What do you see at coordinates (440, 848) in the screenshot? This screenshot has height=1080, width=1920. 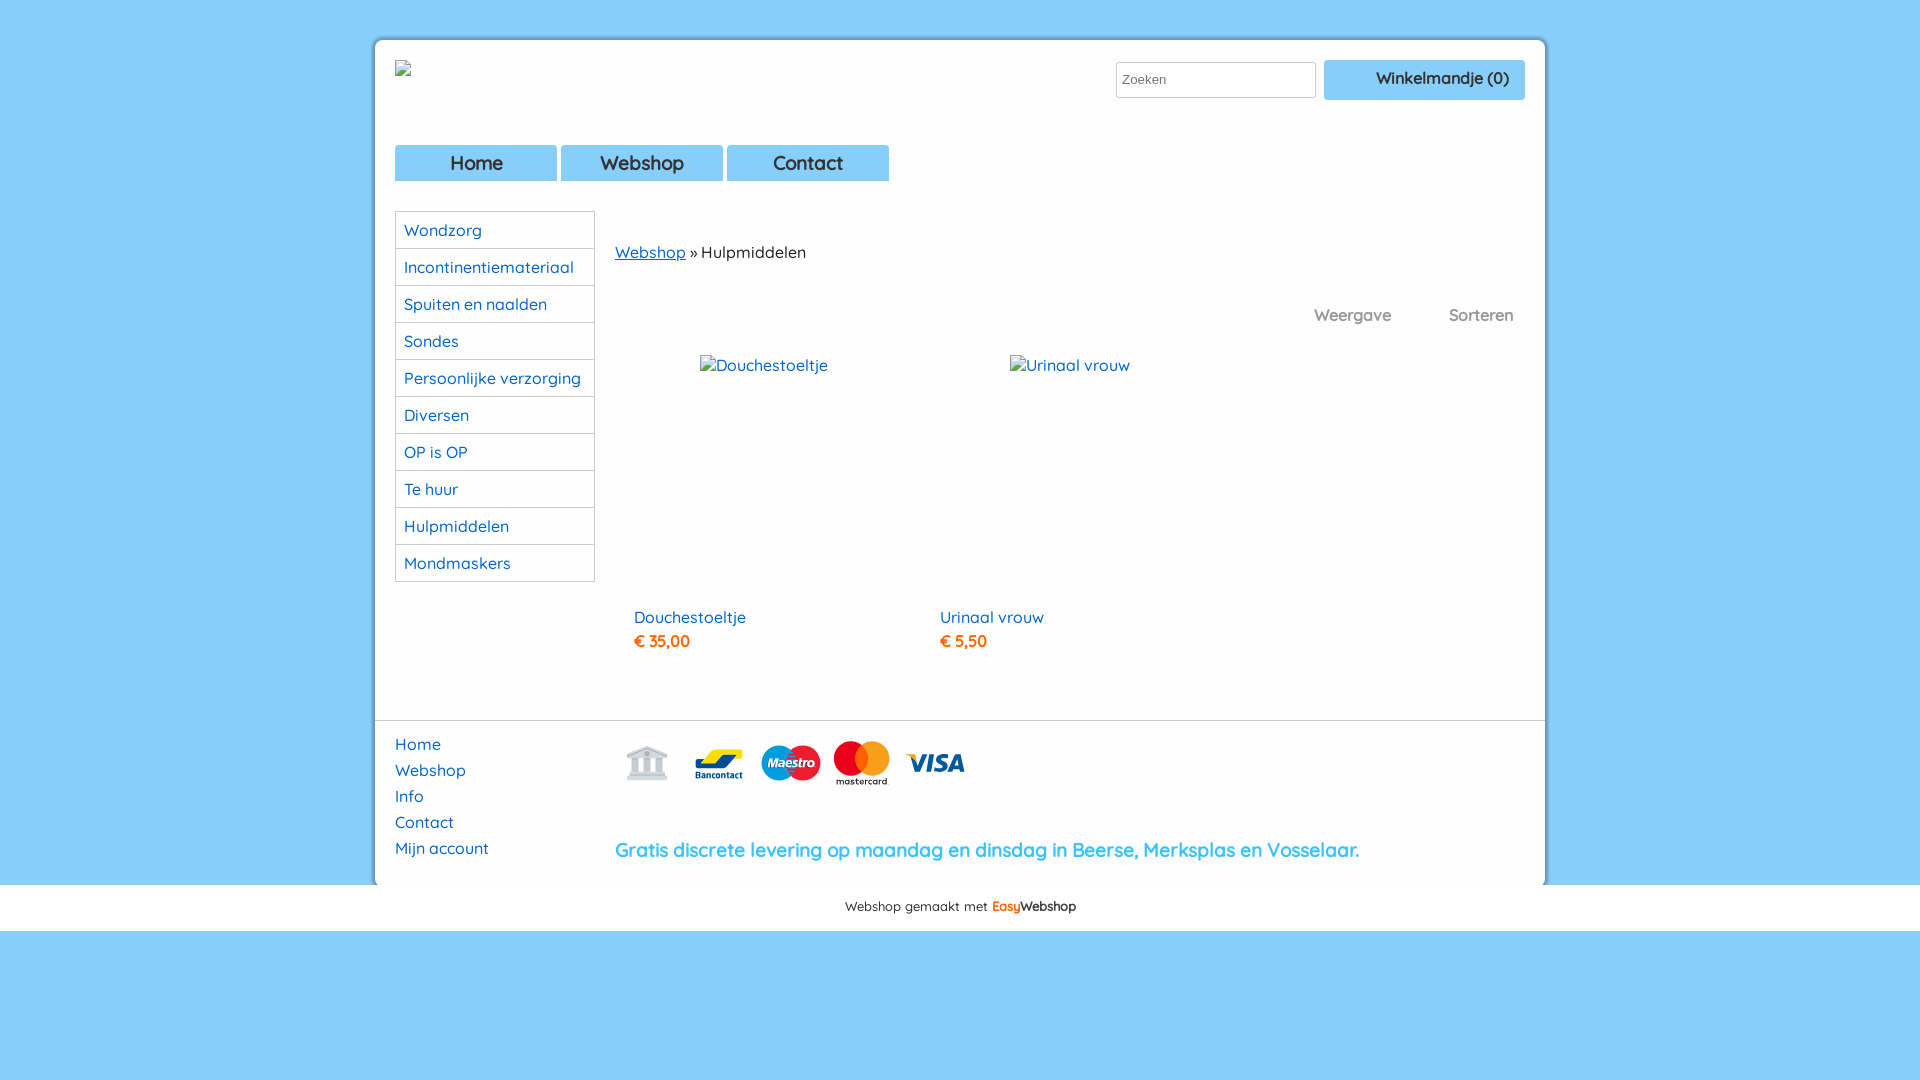 I see `'Mijn account'` at bounding box center [440, 848].